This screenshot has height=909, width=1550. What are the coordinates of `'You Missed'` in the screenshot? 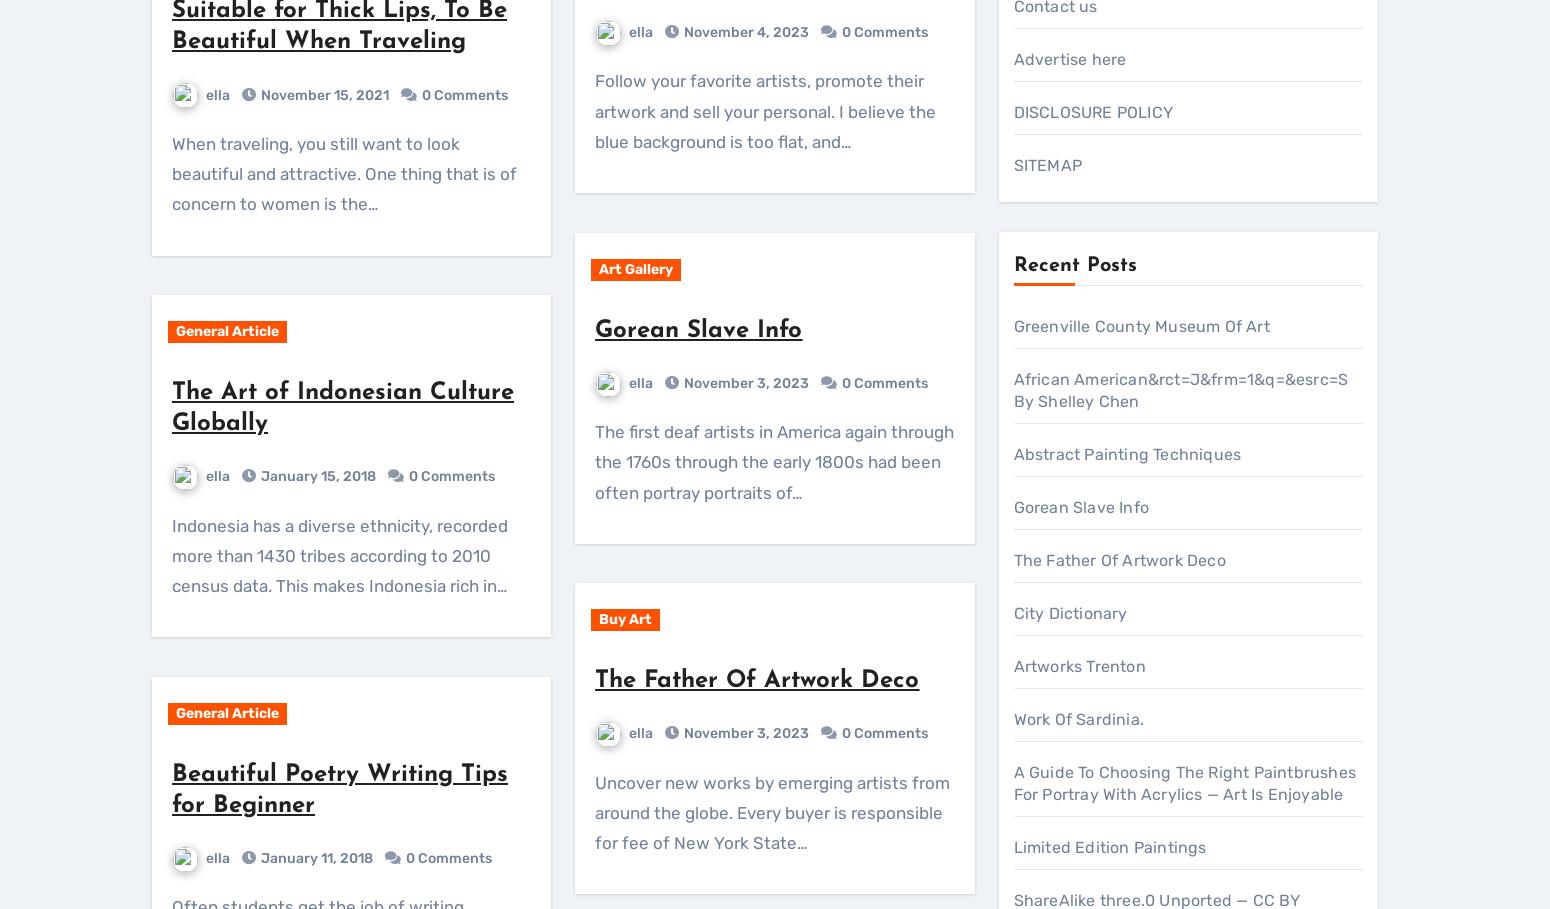 It's located at (224, 662).